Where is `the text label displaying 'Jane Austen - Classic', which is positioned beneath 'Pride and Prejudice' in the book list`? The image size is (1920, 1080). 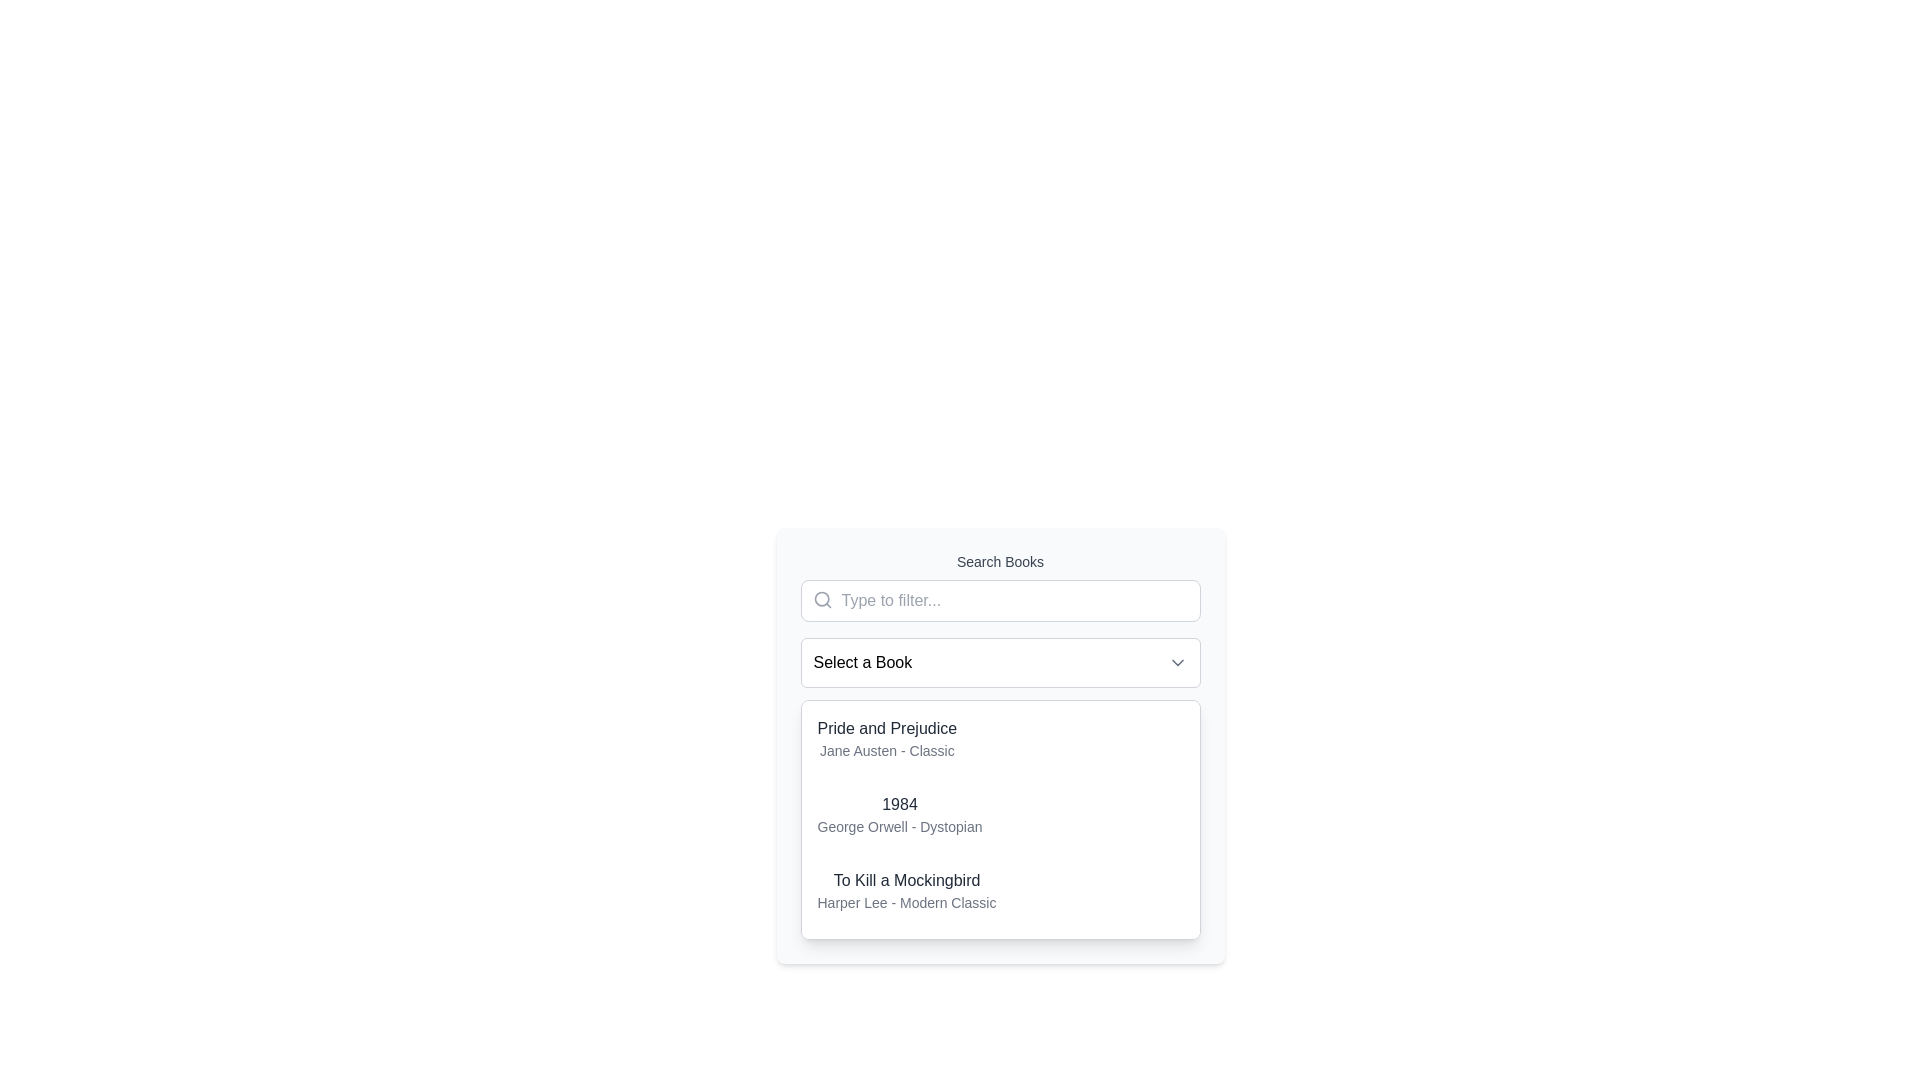 the text label displaying 'Jane Austen - Classic', which is positioned beneath 'Pride and Prejudice' in the book list is located at coordinates (886, 751).